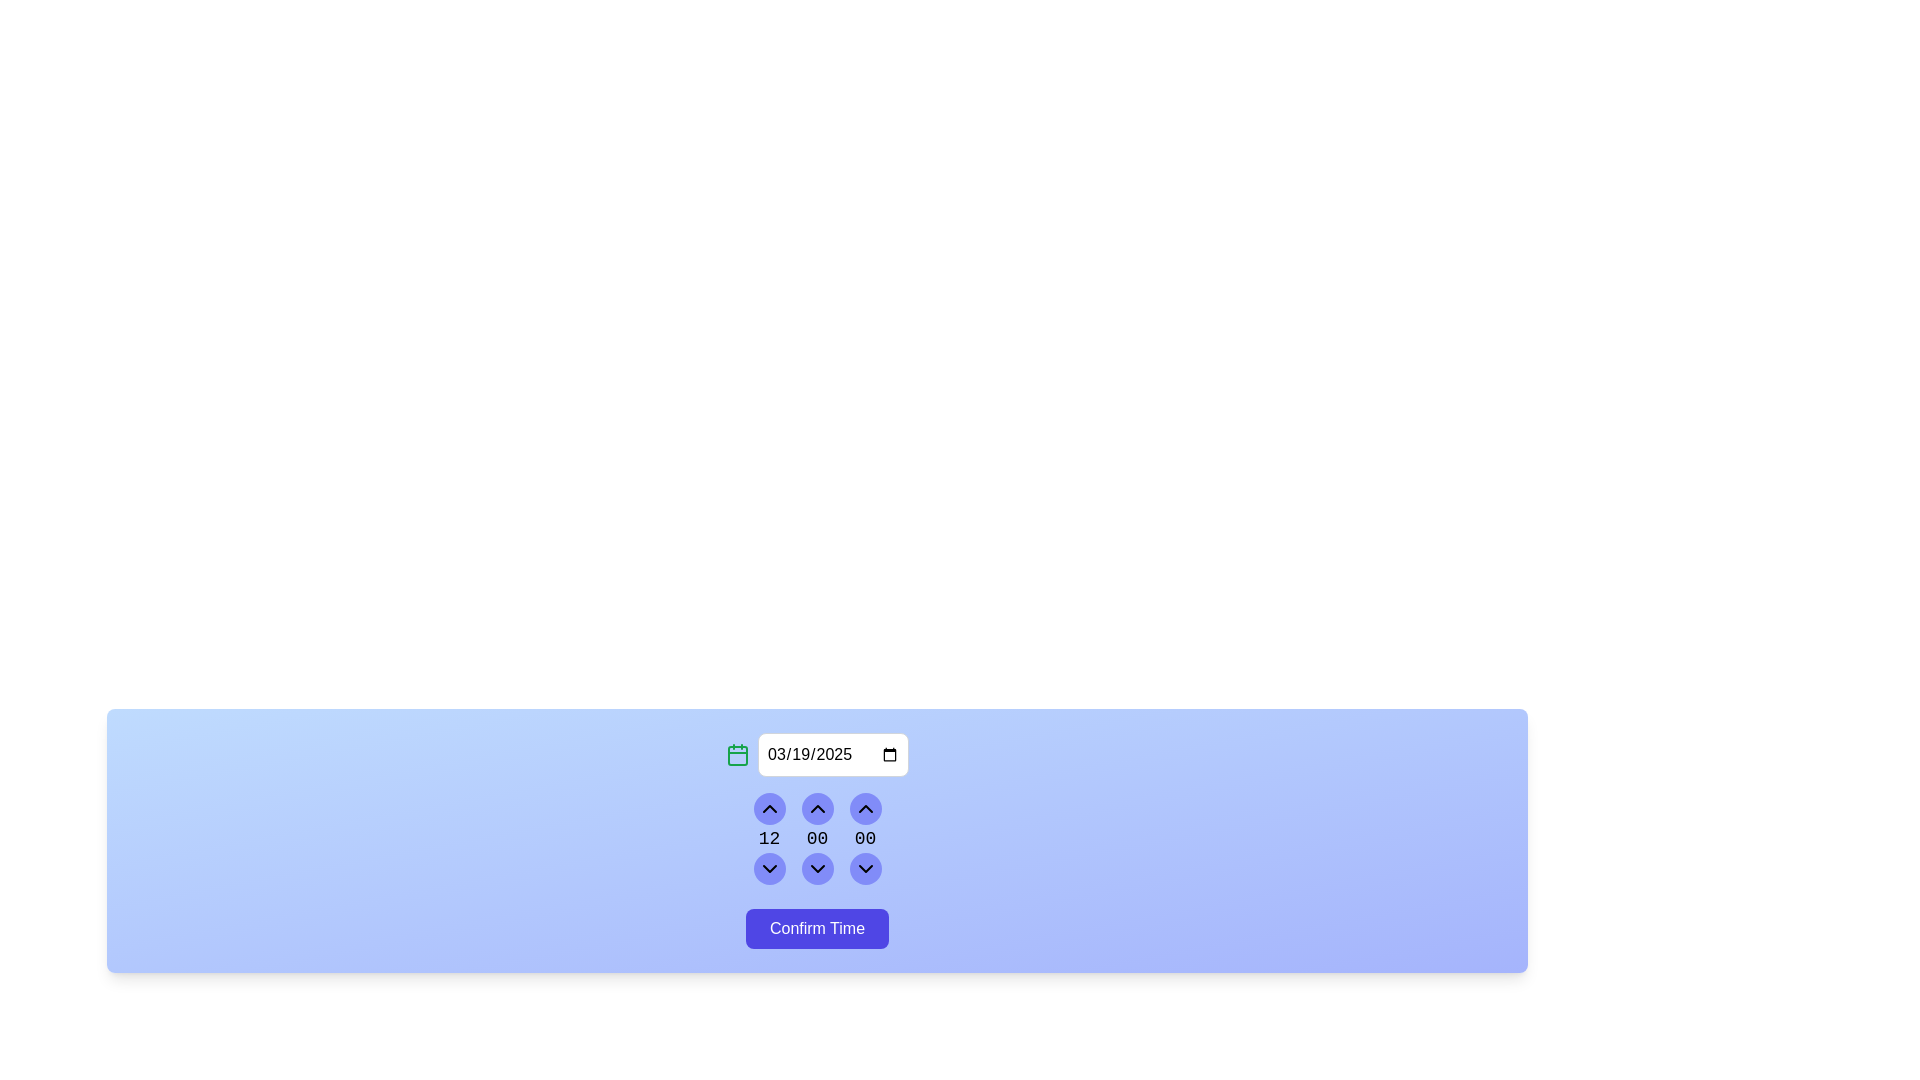 The width and height of the screenshot is (1920, 1080). I want to click on the increment control button located in the upper-left section, directly above the number '12', so click(768, 808).